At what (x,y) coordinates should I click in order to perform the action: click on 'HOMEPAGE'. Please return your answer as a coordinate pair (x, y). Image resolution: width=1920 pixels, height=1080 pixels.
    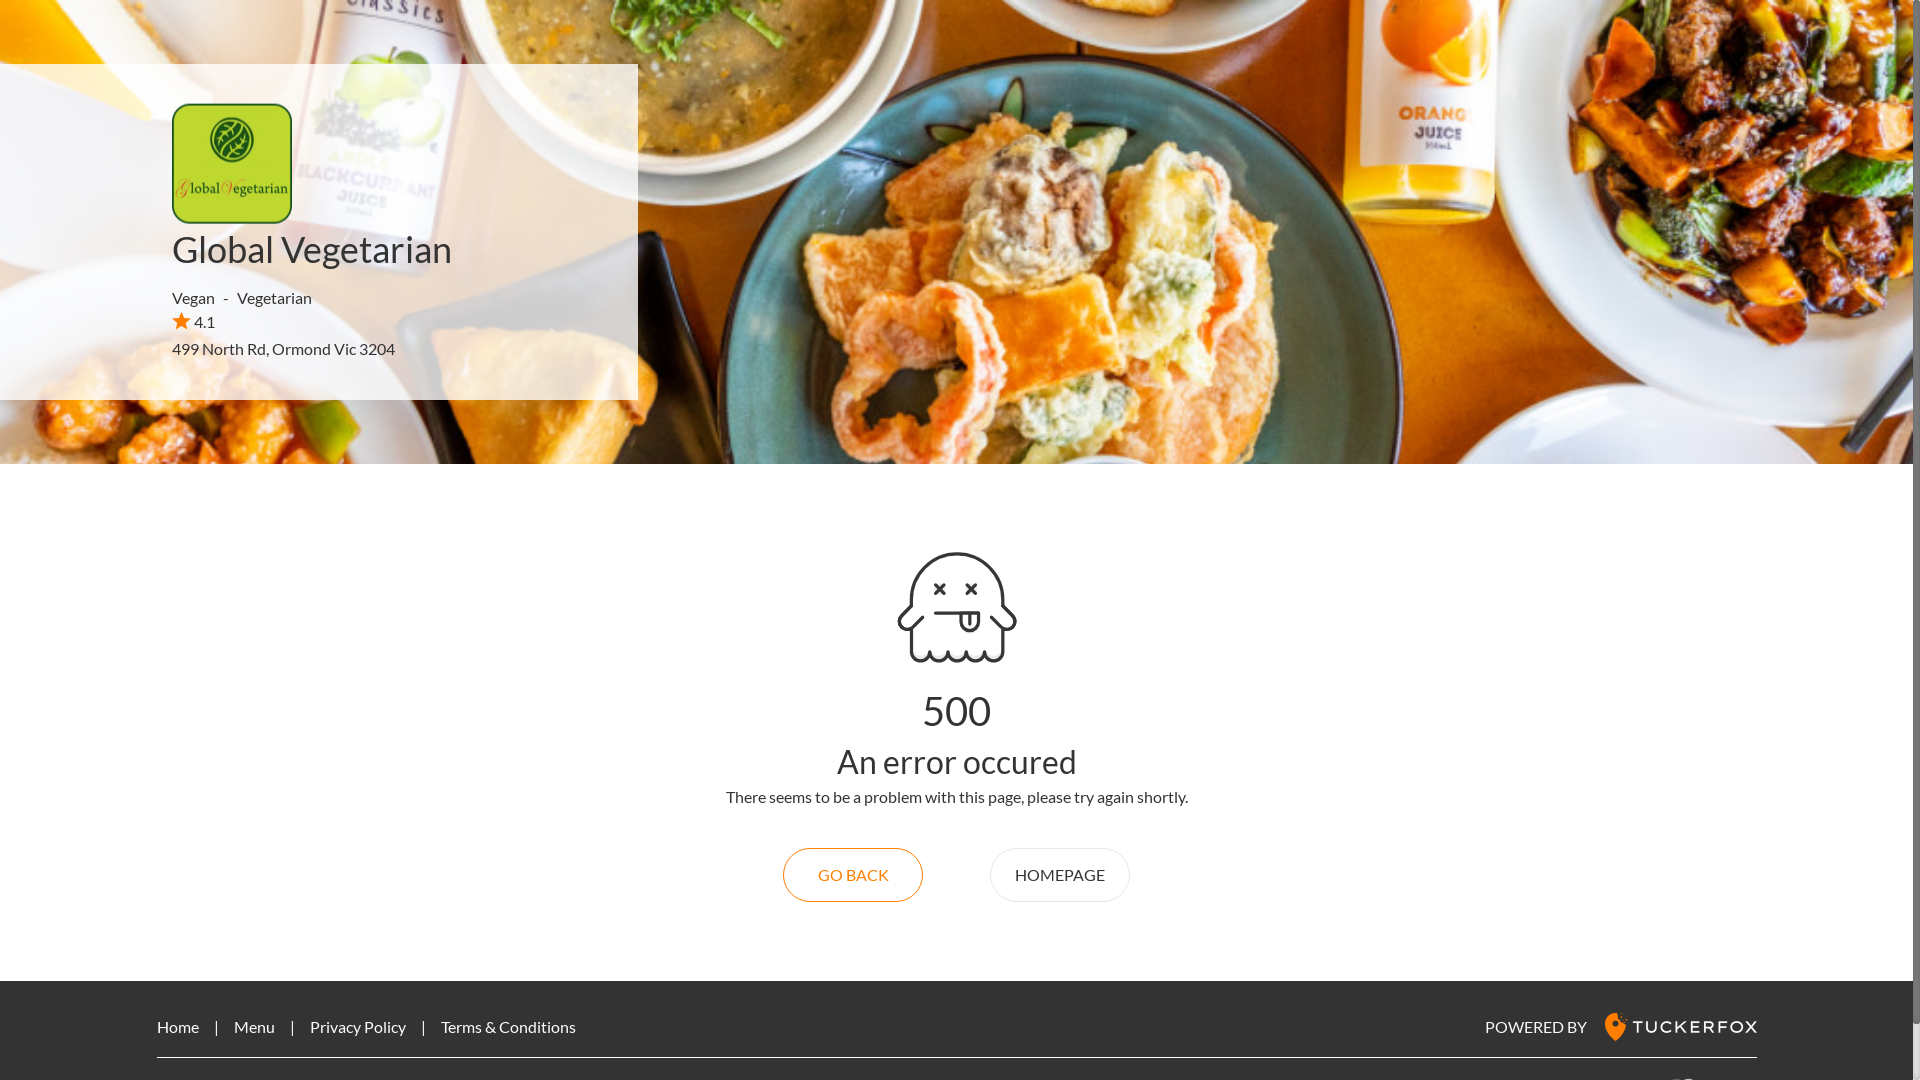
    Looking at the image, I should click on (989, 874).